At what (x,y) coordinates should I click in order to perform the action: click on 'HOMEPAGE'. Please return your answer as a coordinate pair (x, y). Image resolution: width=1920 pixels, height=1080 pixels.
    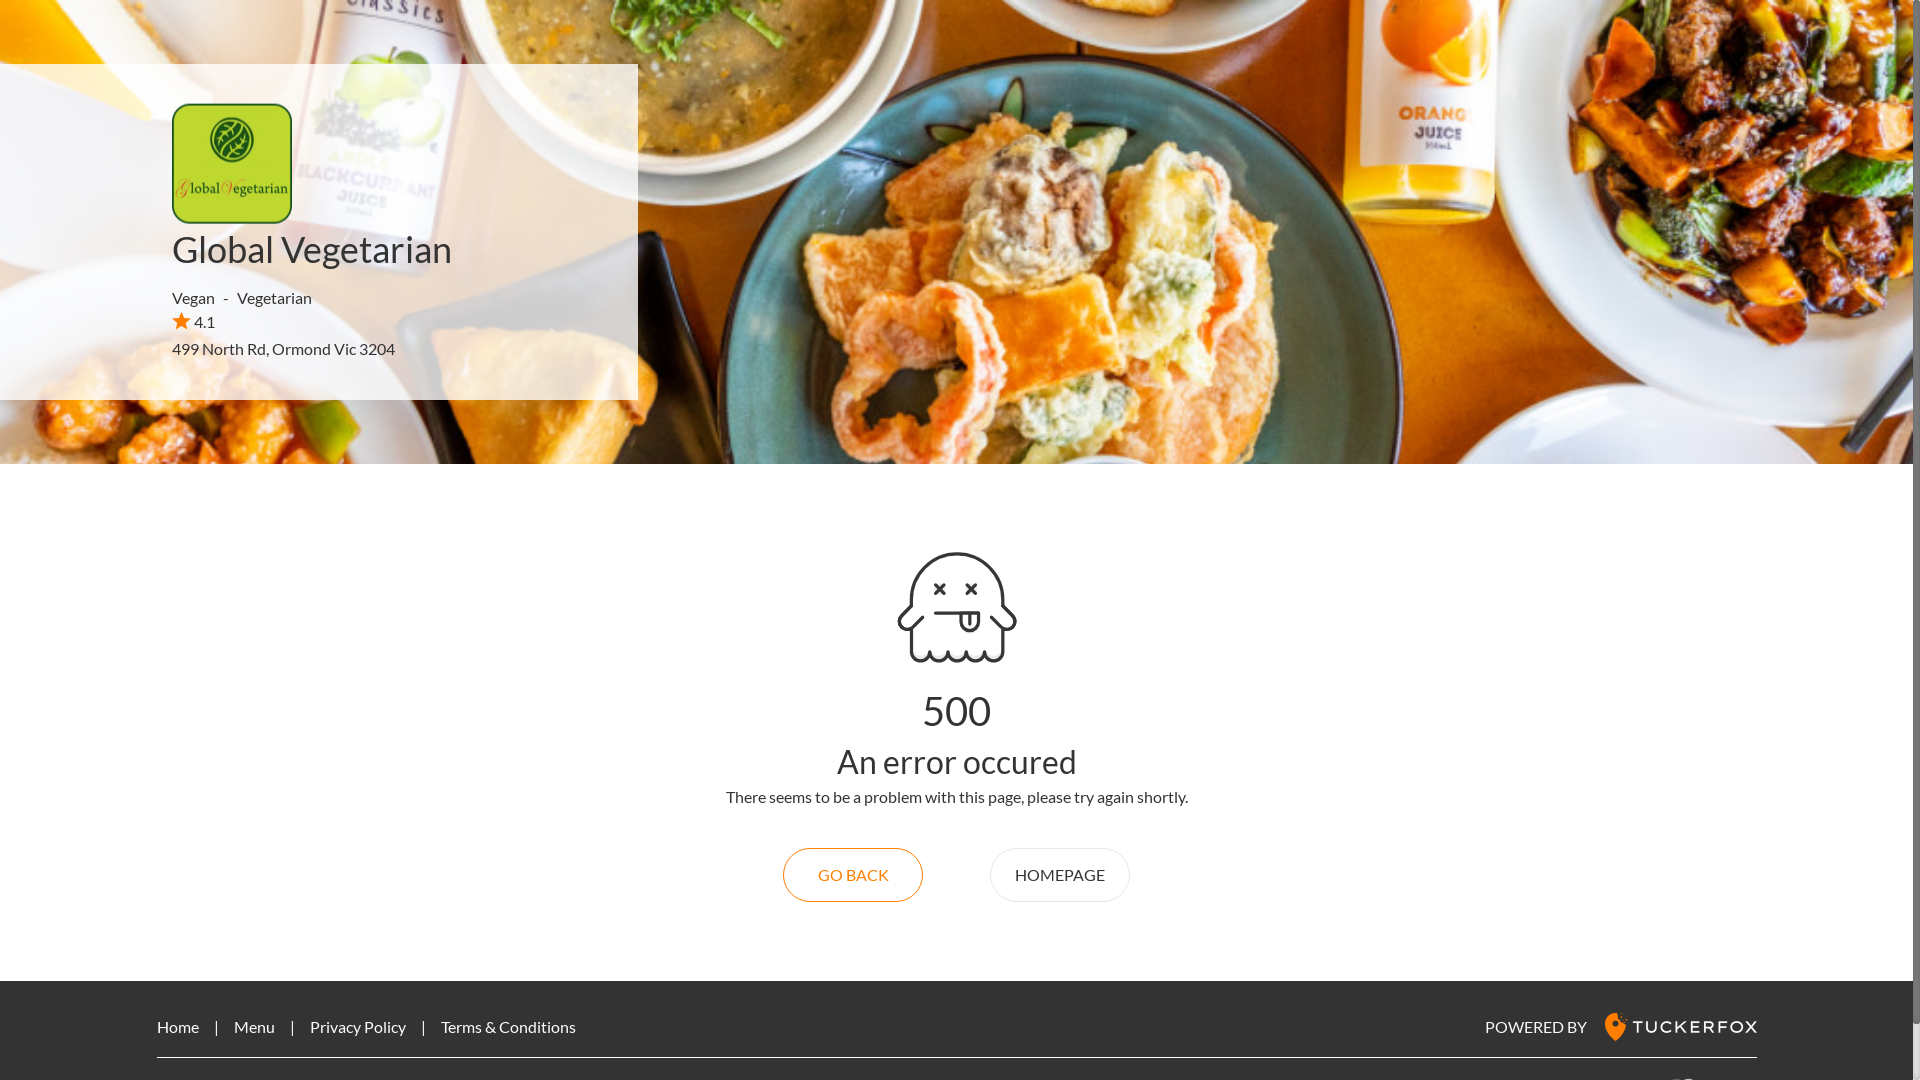
    Looking at the image, I should click on (989, 874).